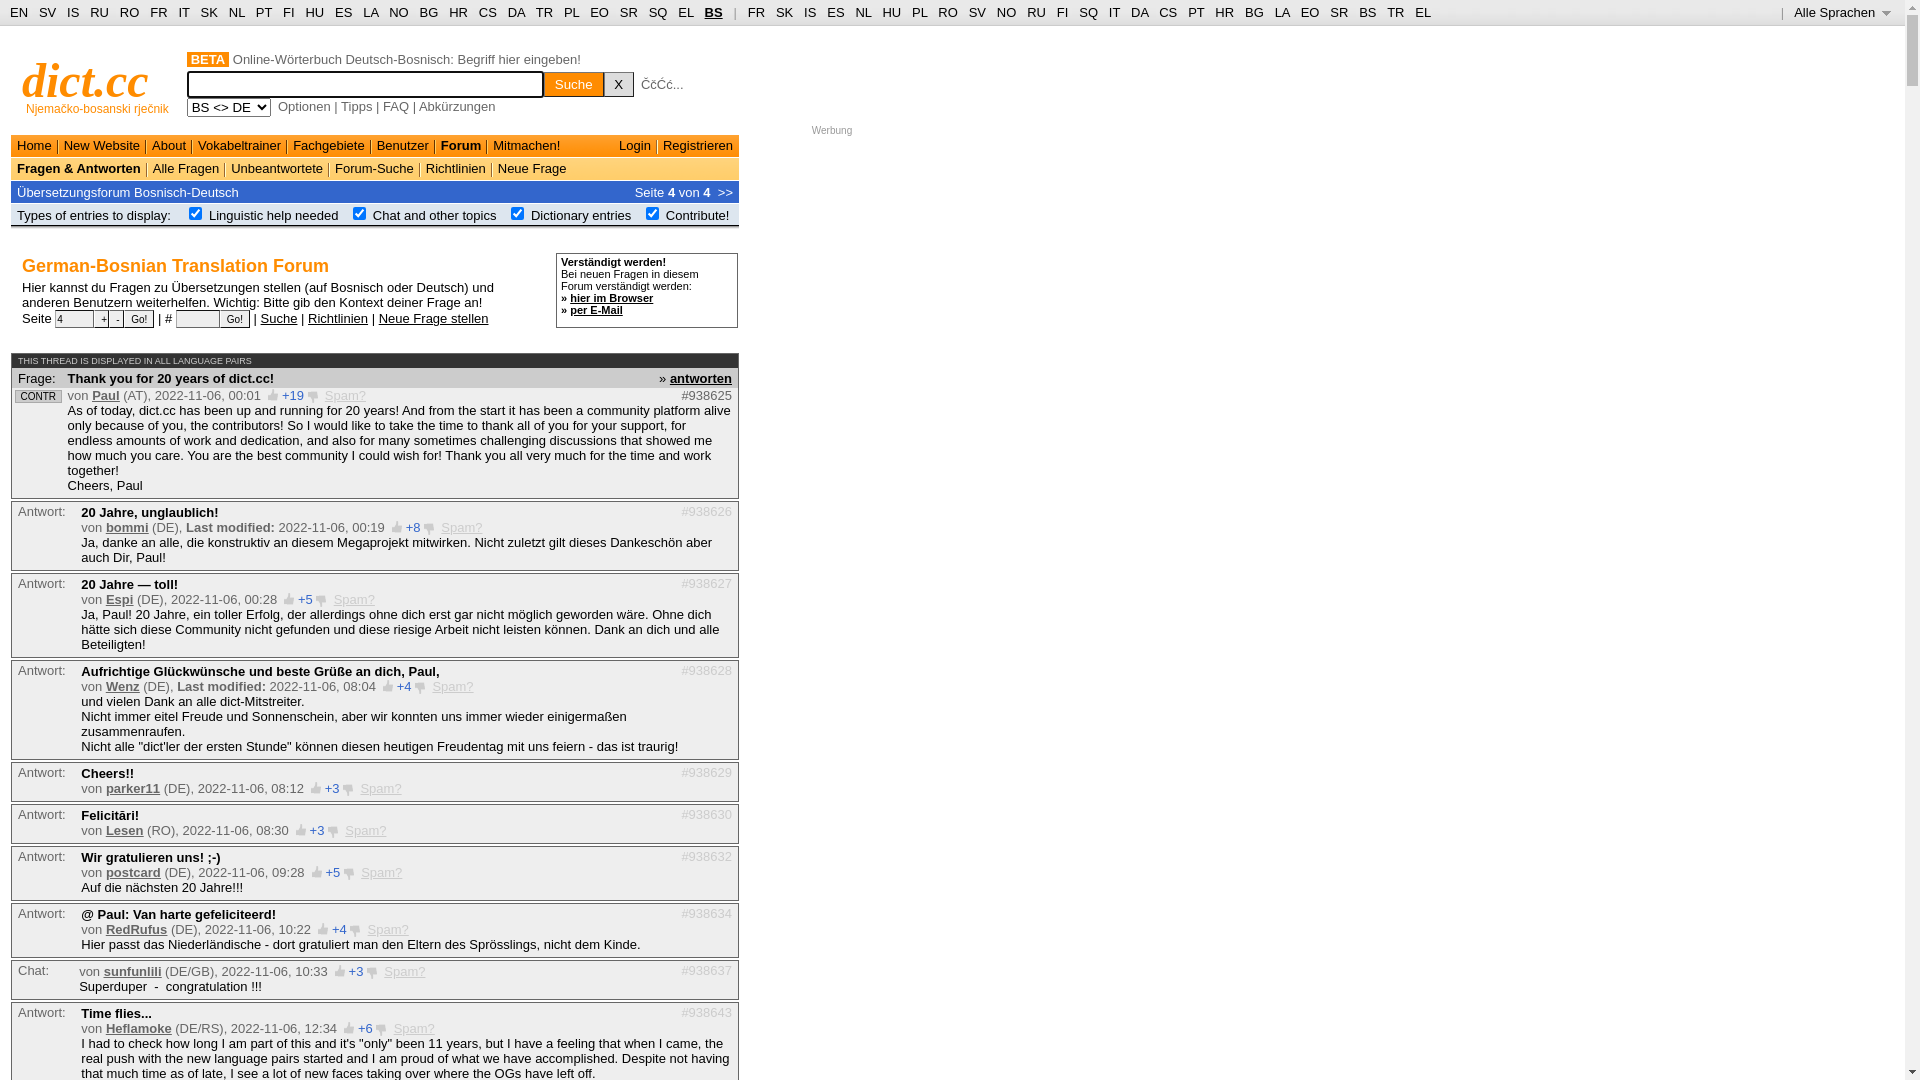 The width and height of the screenshot is (1920, 1080). Describe the element at coordinates (276, 167) in the screenshot. I see `'Unbeantwortete'` at that location.